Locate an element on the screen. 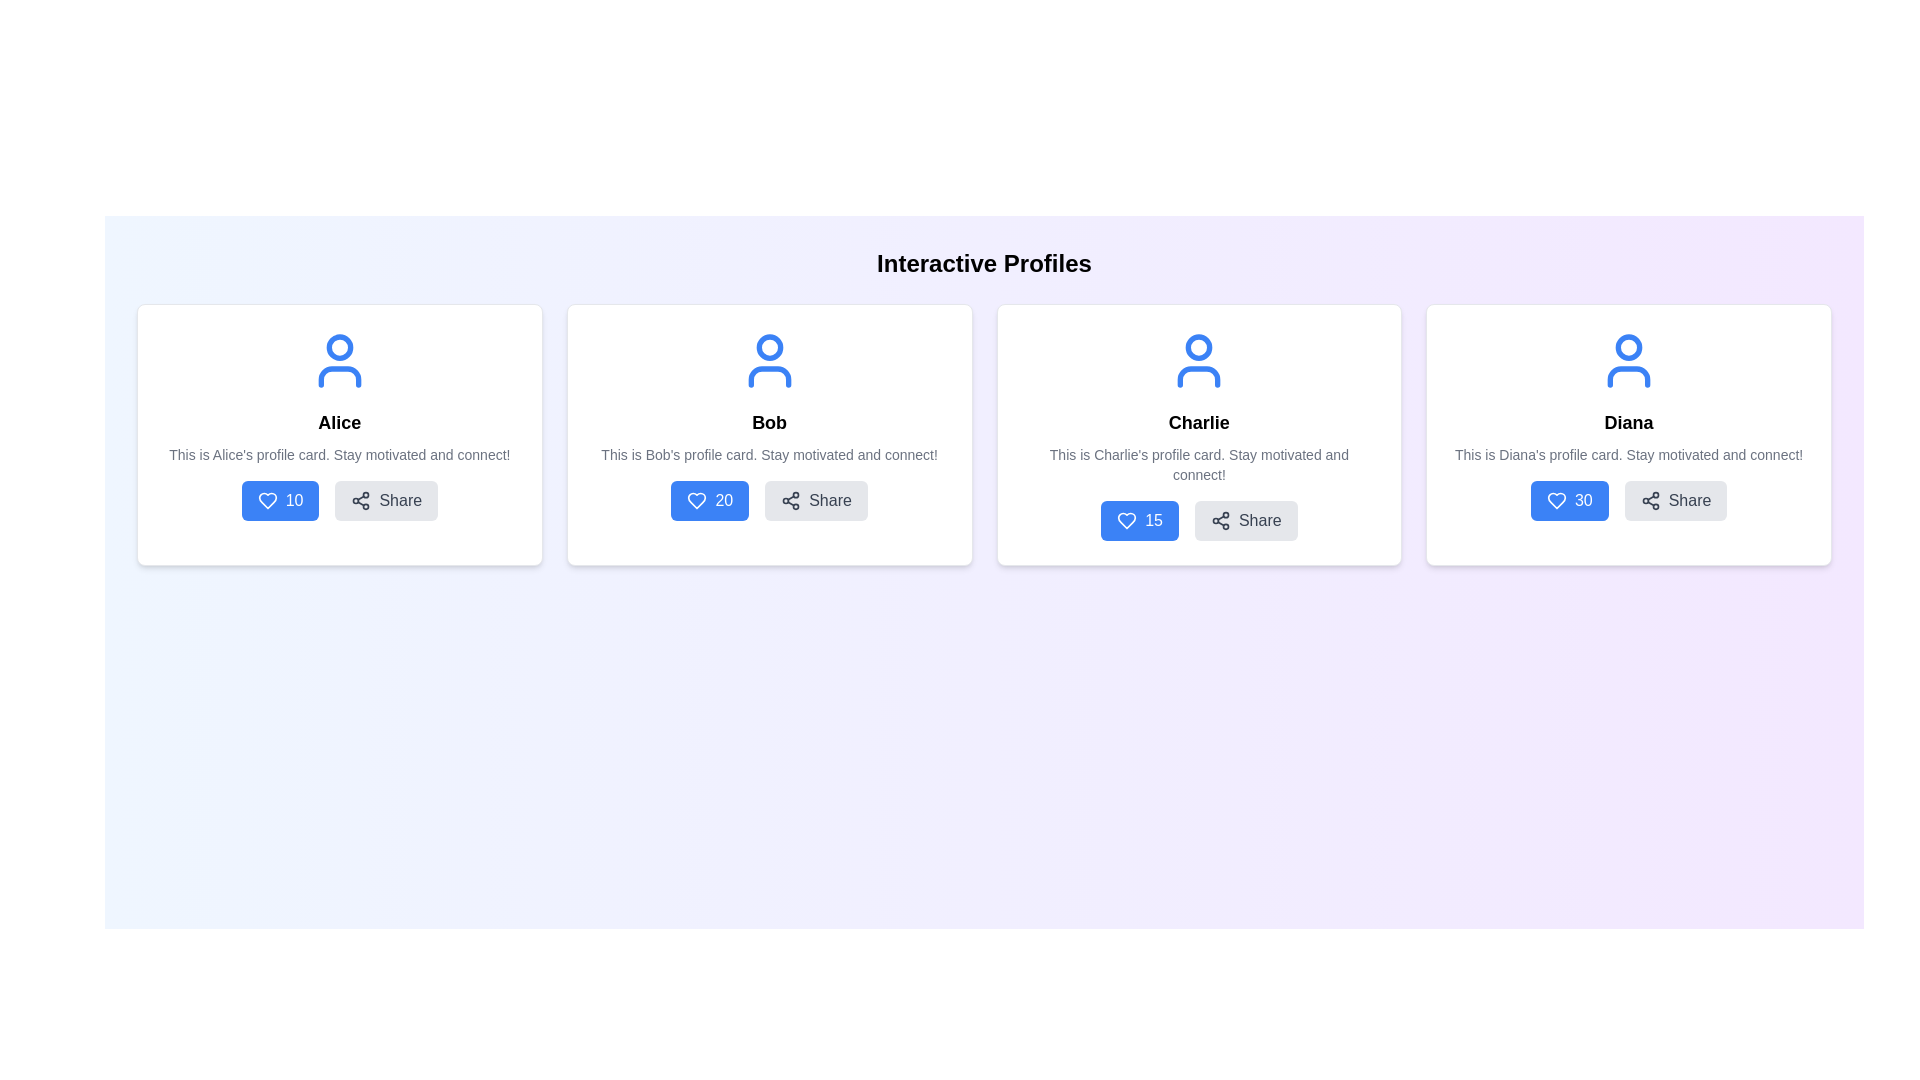 Image resolution: width=1920 pixels, height=1080 pixels. the blue outlined heart icon located within Alice's profile card, positioned to the left of the 'Share' button is located at coordinates (266, 500).